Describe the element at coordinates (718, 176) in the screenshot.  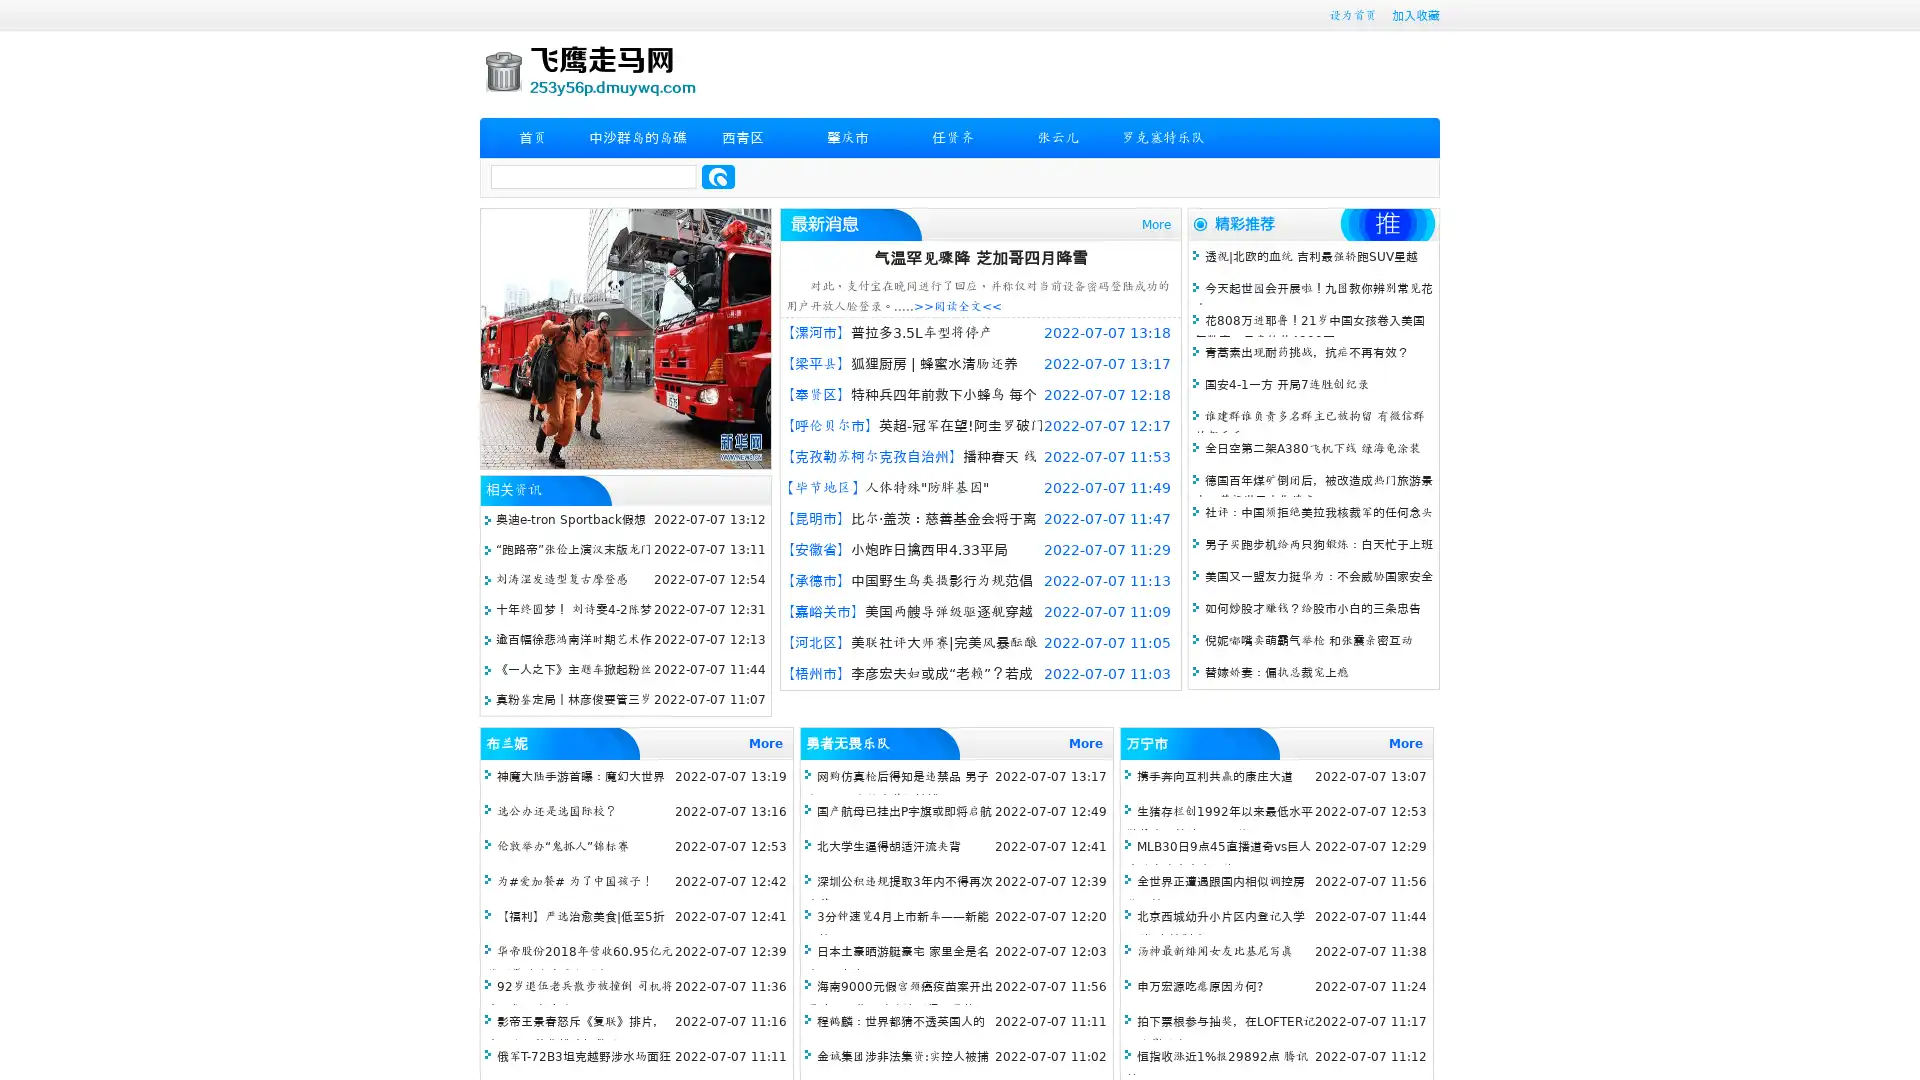
I see `Search` at that location.